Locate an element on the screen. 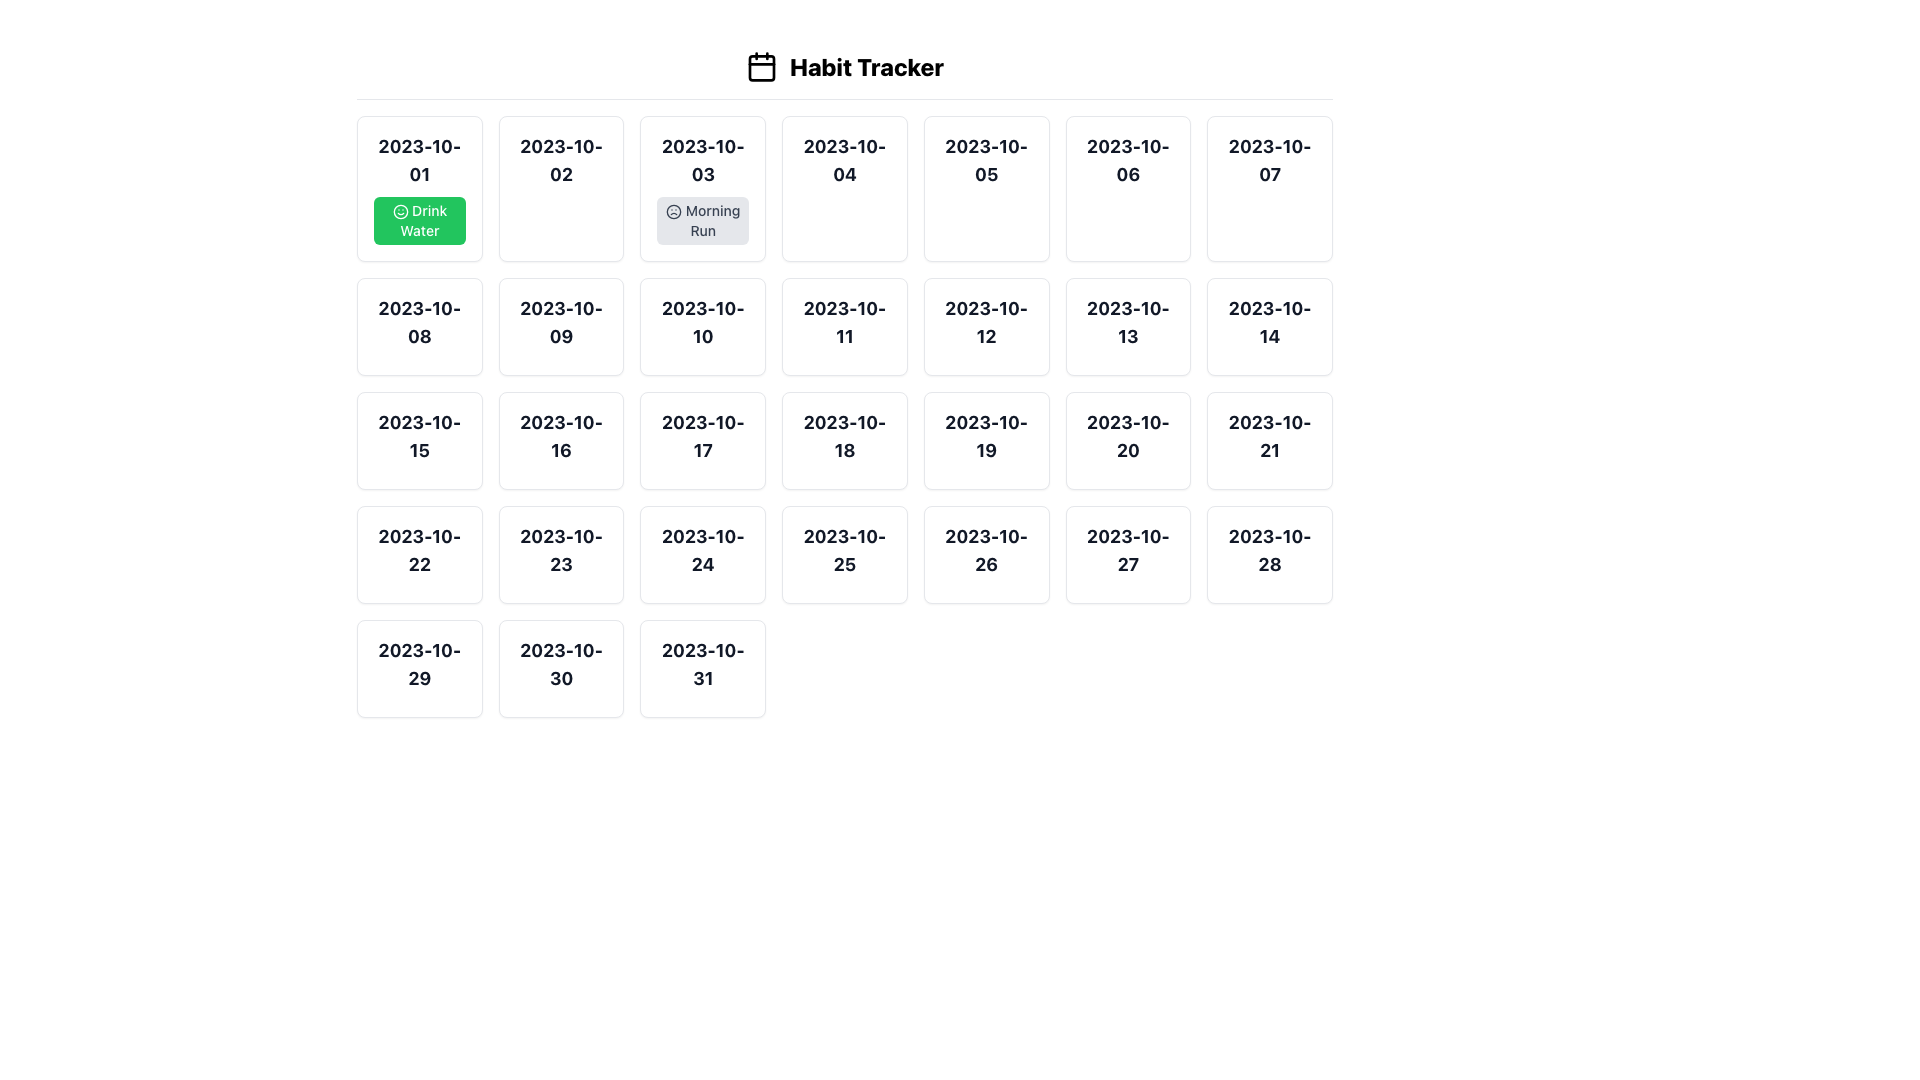 This screenshot has width=1920, height=1080. the date box element located in the second row and fifth column of the habit tracker calendar is located at coordinates (1128, 326).